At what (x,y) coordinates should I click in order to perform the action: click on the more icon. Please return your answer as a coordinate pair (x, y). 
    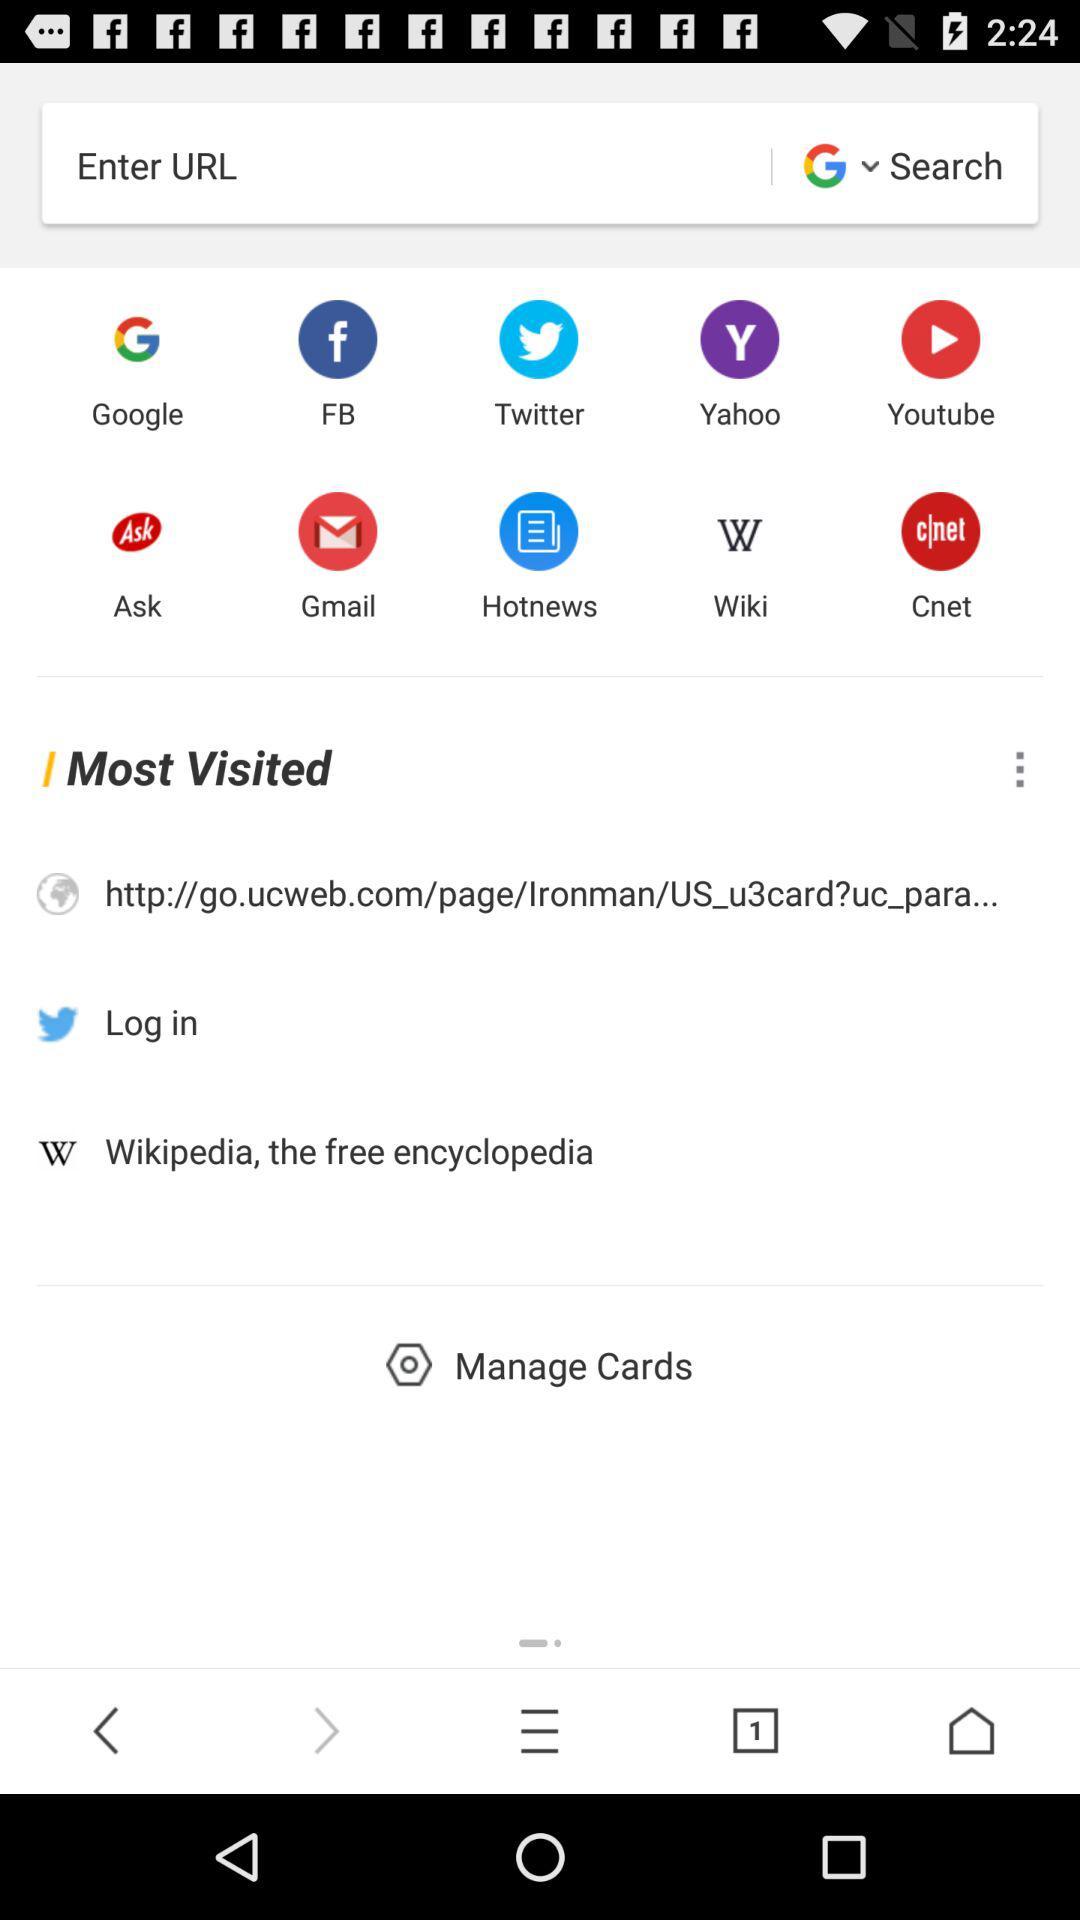
    Looking at the image, I should click on (1019, 823).